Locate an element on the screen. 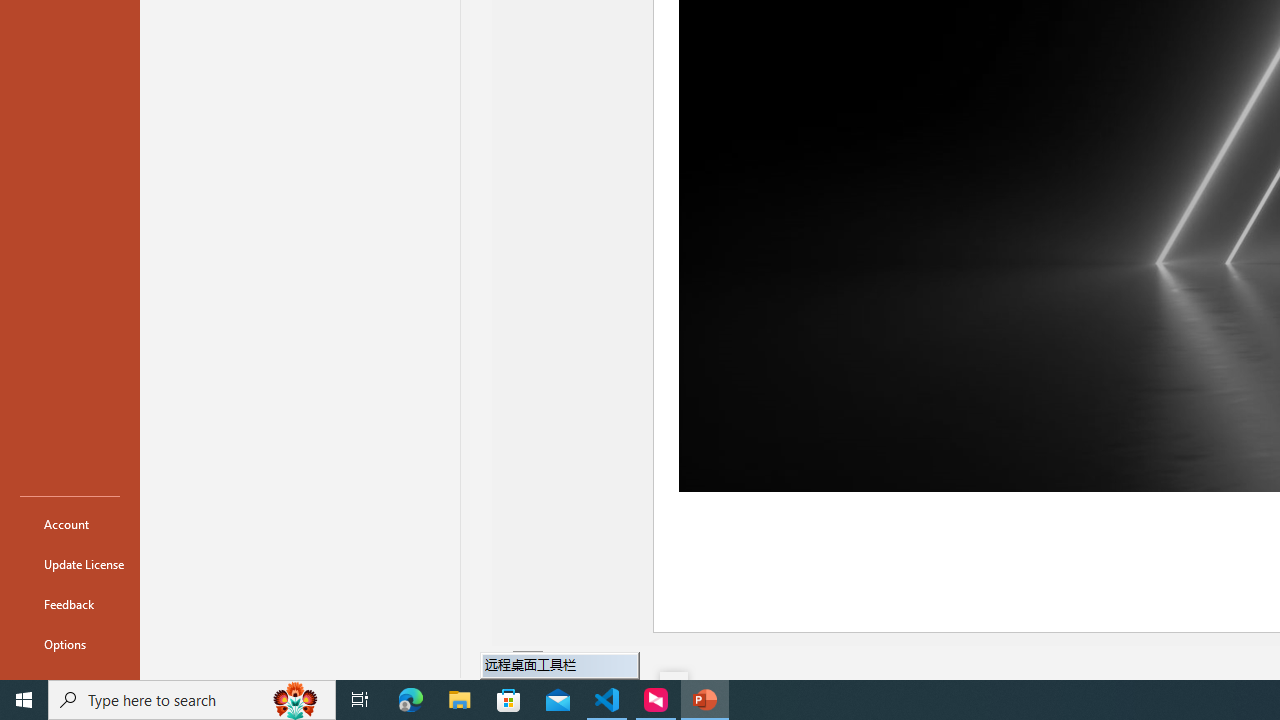 This screenshot has height=720, width=1280. 'Update License' is located at coordinates (69, 564).